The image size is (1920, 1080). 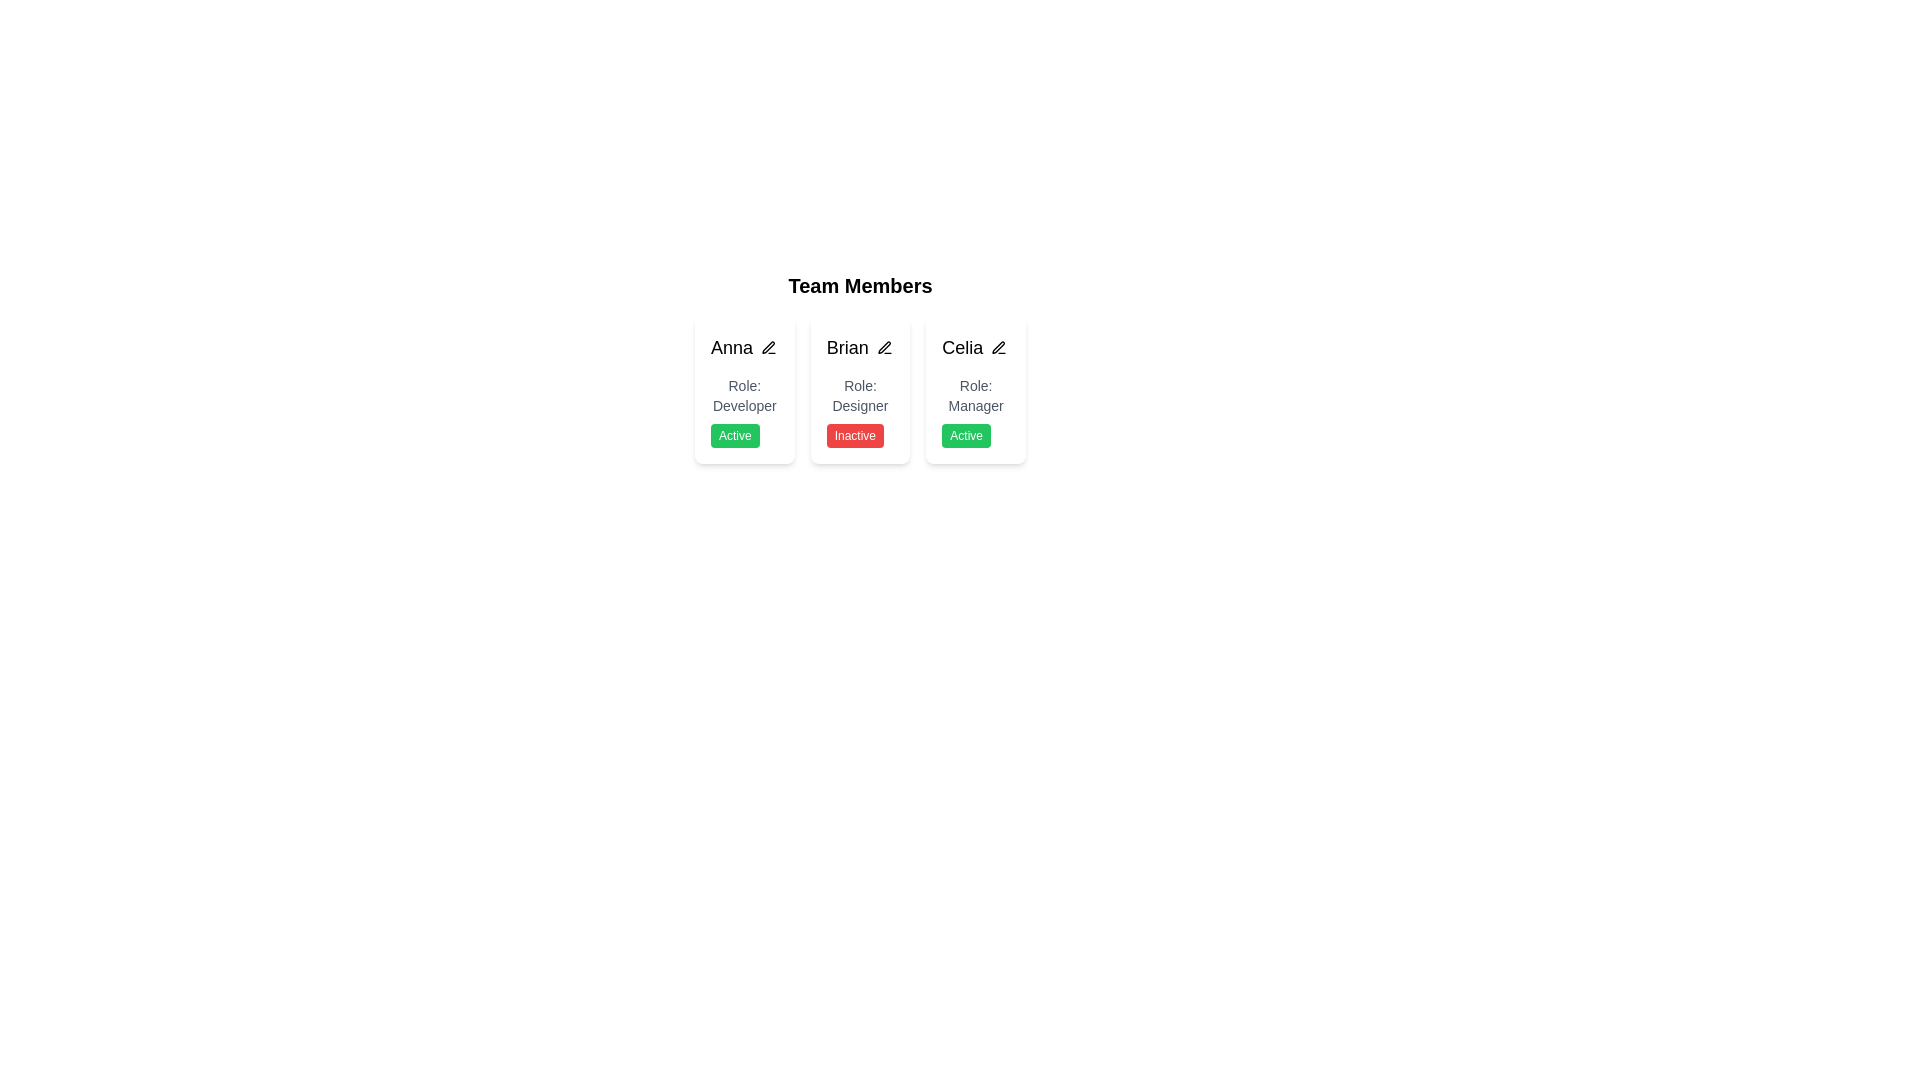 What do you see at coordinates (860, 285) in the screenshot?
I see `the title text that describes the team members section, which is centrally located above the team member profiles grid` at bounding box center [860, 285].